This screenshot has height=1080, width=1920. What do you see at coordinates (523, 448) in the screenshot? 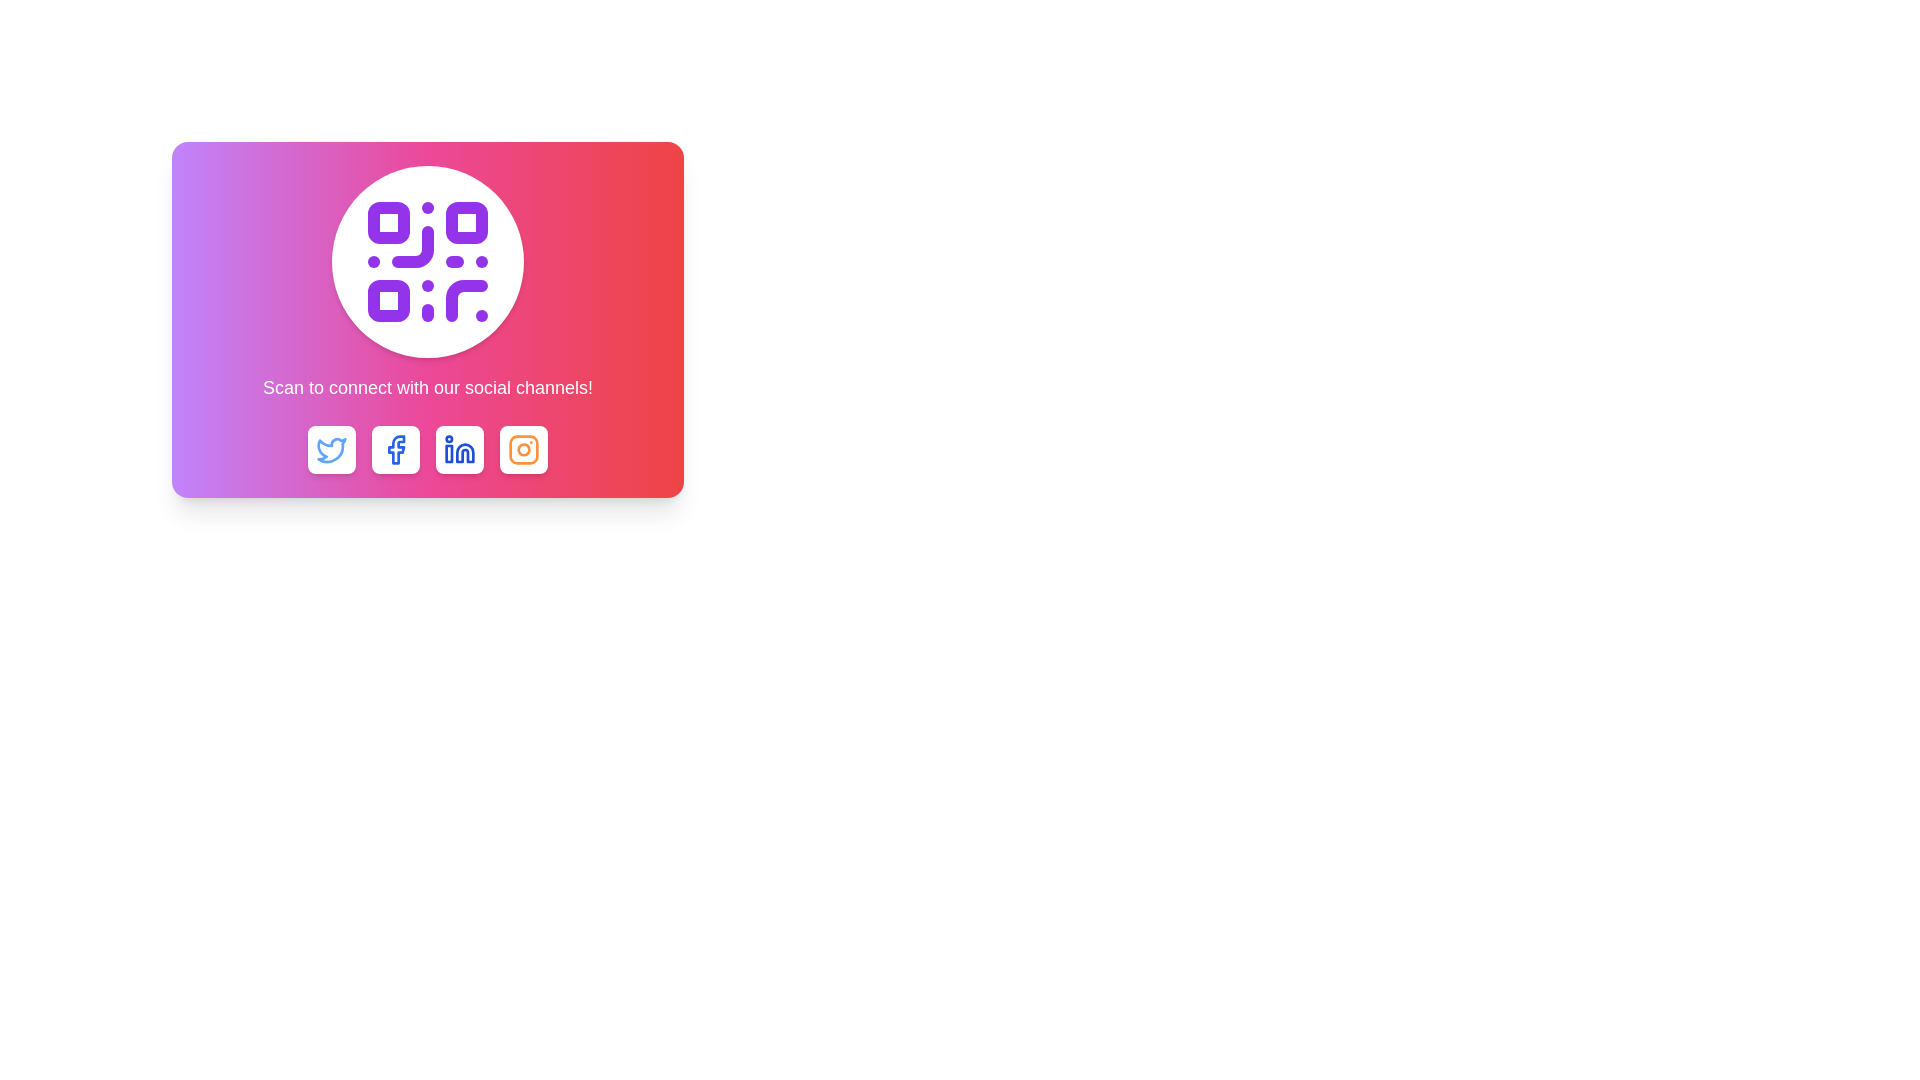
I see `the decorative Instagram logo icon located on the far right among a row of social media icons` at bounding box center [523, 448].